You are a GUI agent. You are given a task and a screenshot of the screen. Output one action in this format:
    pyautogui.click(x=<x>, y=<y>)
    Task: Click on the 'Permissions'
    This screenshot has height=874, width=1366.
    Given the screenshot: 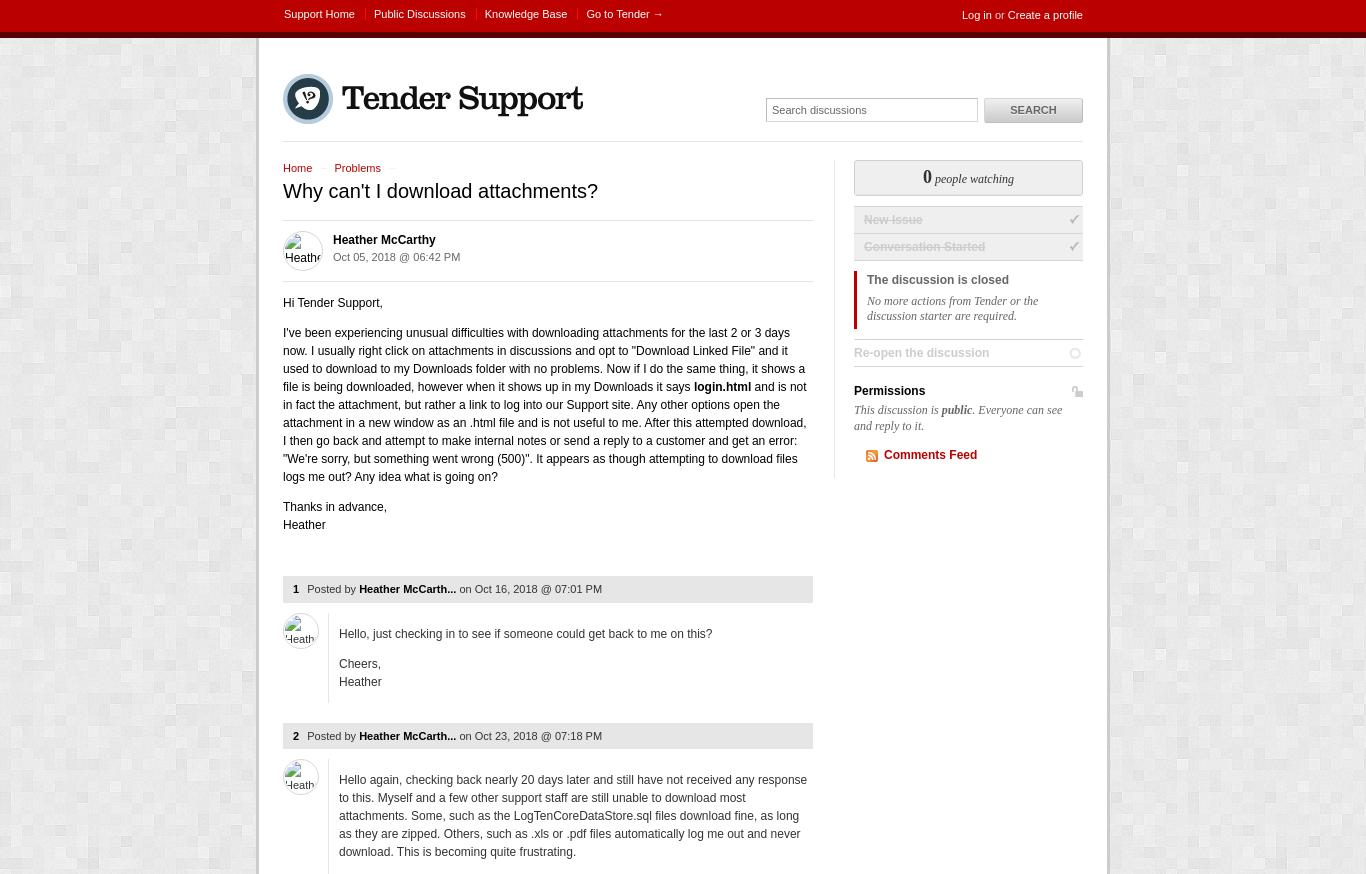 What is the action you would take?
    pyautogui.click(x=853, y=391)
    